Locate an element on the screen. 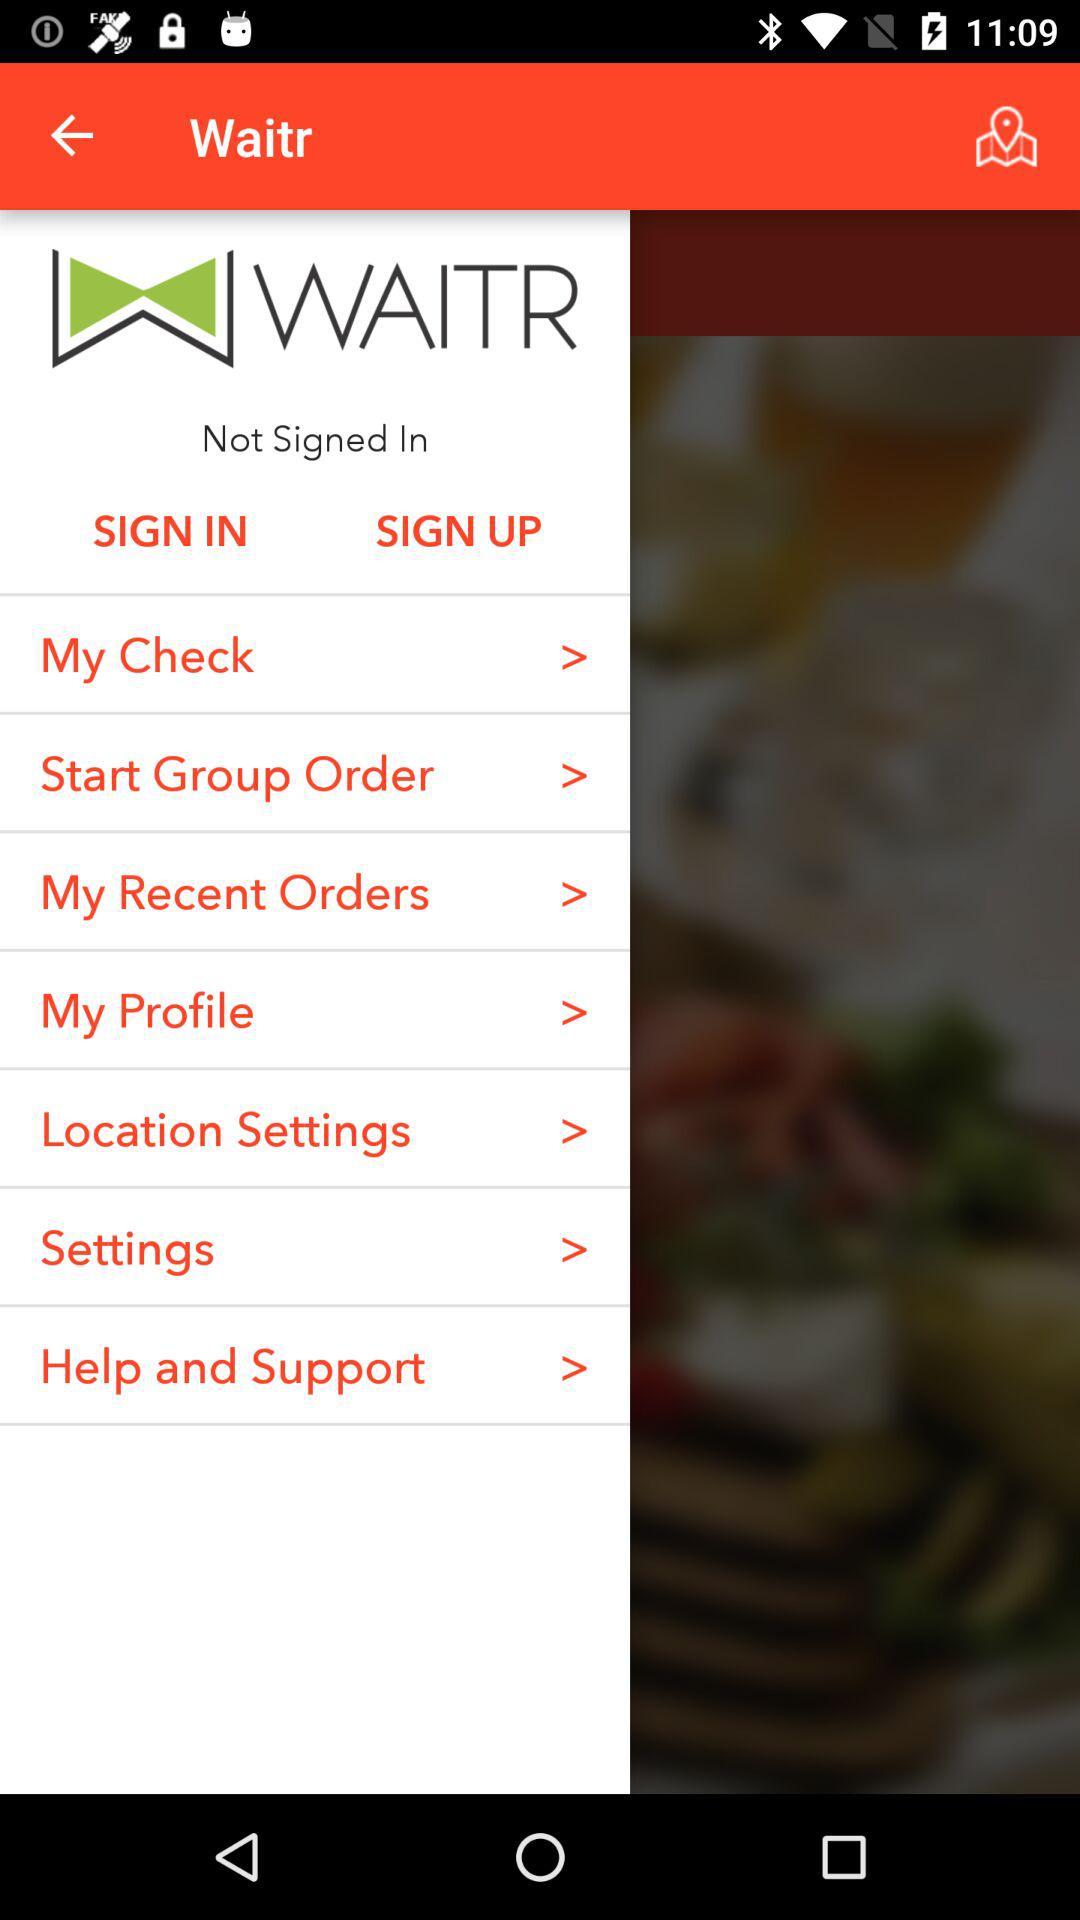 The image size is (1080, 1920). the item next to the help and support is located at coordinates (574, 1245).